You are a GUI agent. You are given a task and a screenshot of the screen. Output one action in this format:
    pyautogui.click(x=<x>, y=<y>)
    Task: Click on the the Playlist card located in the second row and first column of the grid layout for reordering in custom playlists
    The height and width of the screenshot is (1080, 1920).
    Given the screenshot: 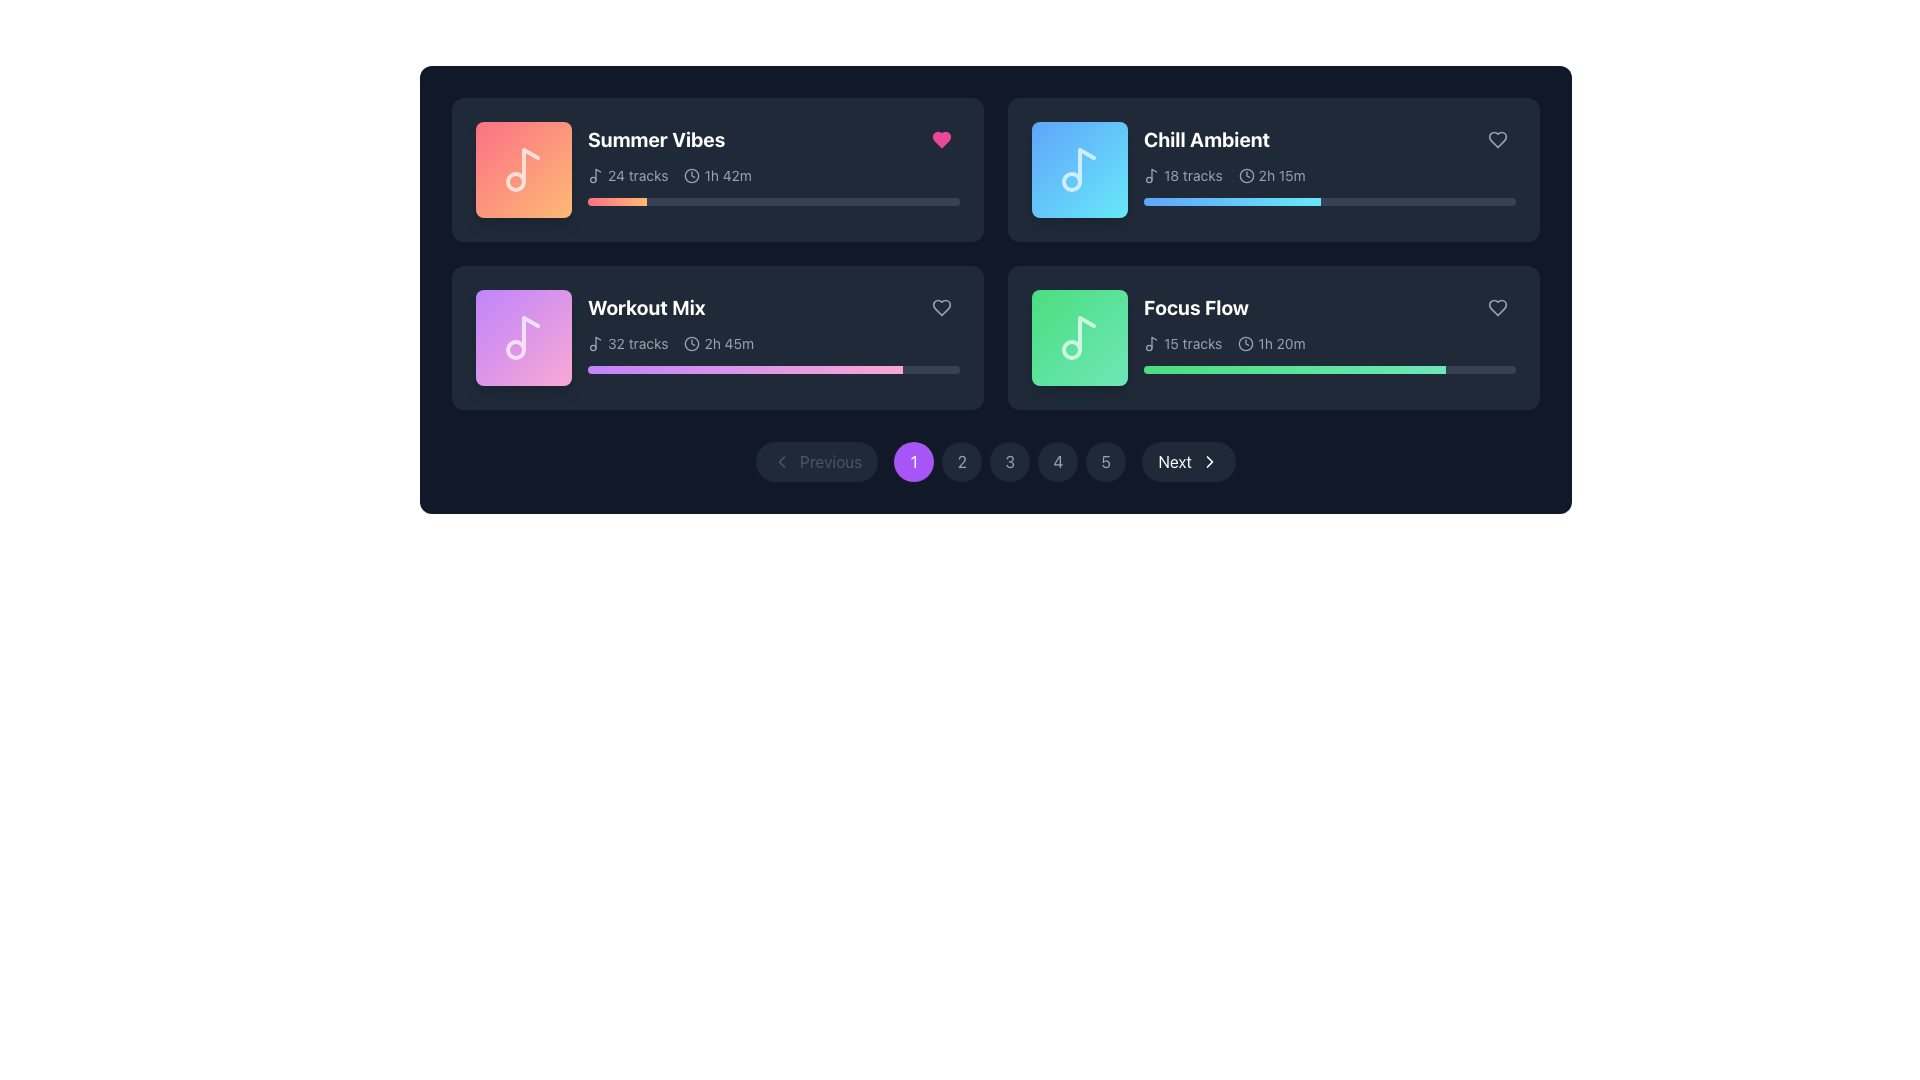 What is the action you would take?
    pyautogui.click(x=772, y=330)
    